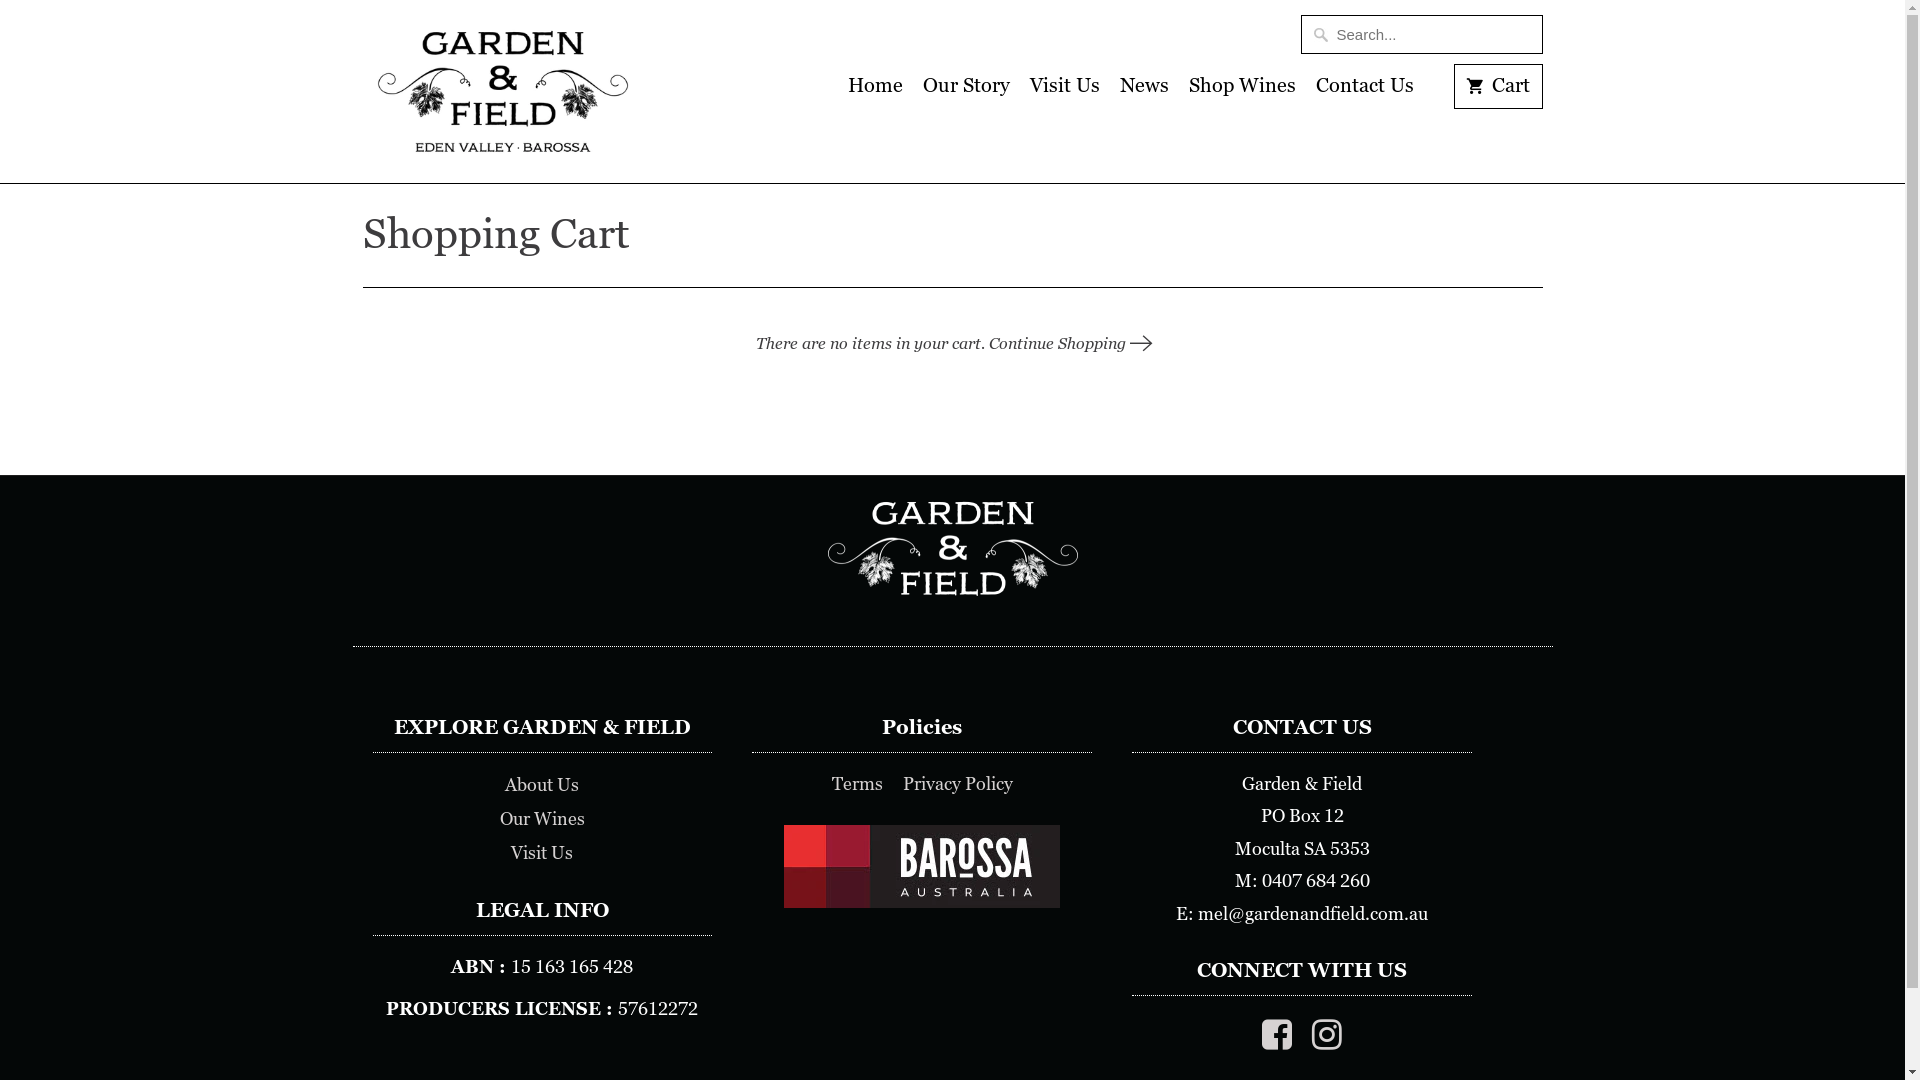 The image size is (1920, 1080). I want to click on 'News', so click(1144, 91).